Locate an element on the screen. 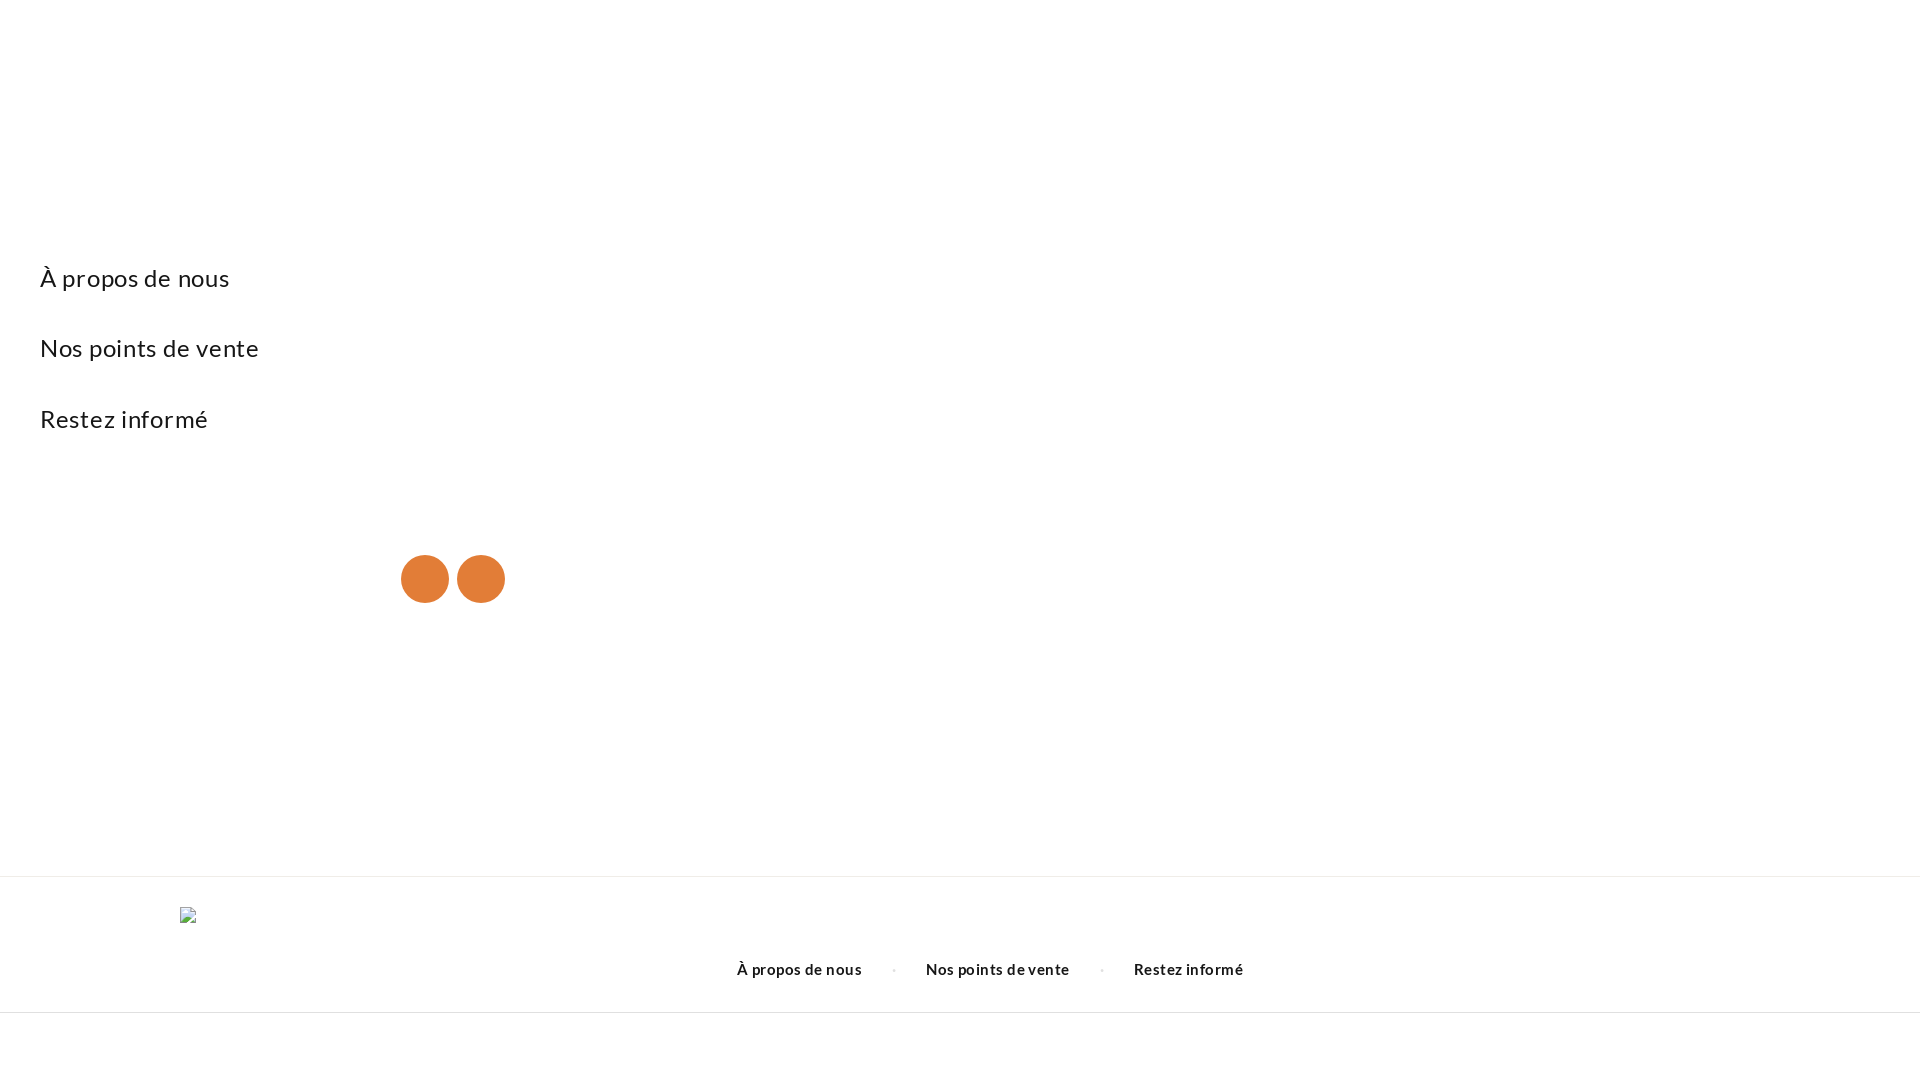 This screenshot has height=1080, width=1920. 'Nos points de vente' is located at coordinates (998, 968).